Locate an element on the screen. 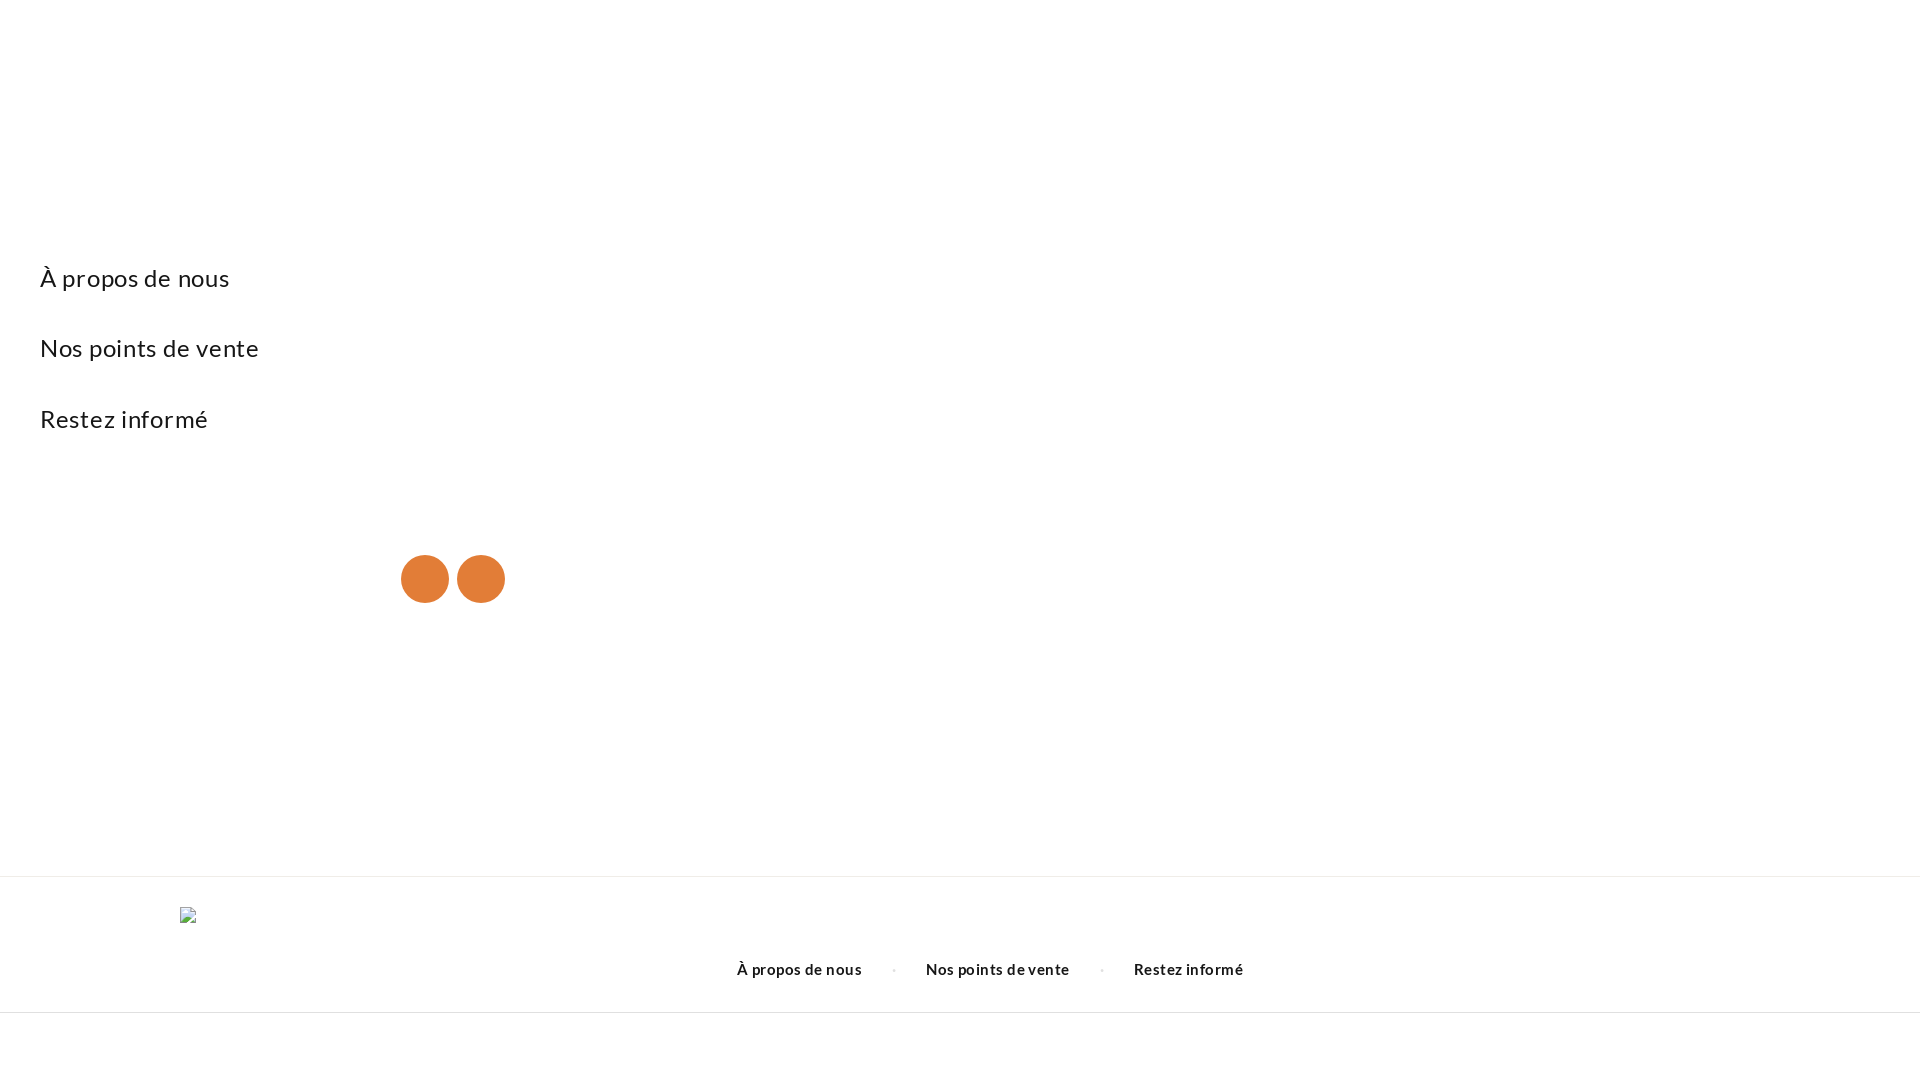 This screenshot has height=1080, width=1920. 'Nos points de vente' is located at coordinates (998, 968).